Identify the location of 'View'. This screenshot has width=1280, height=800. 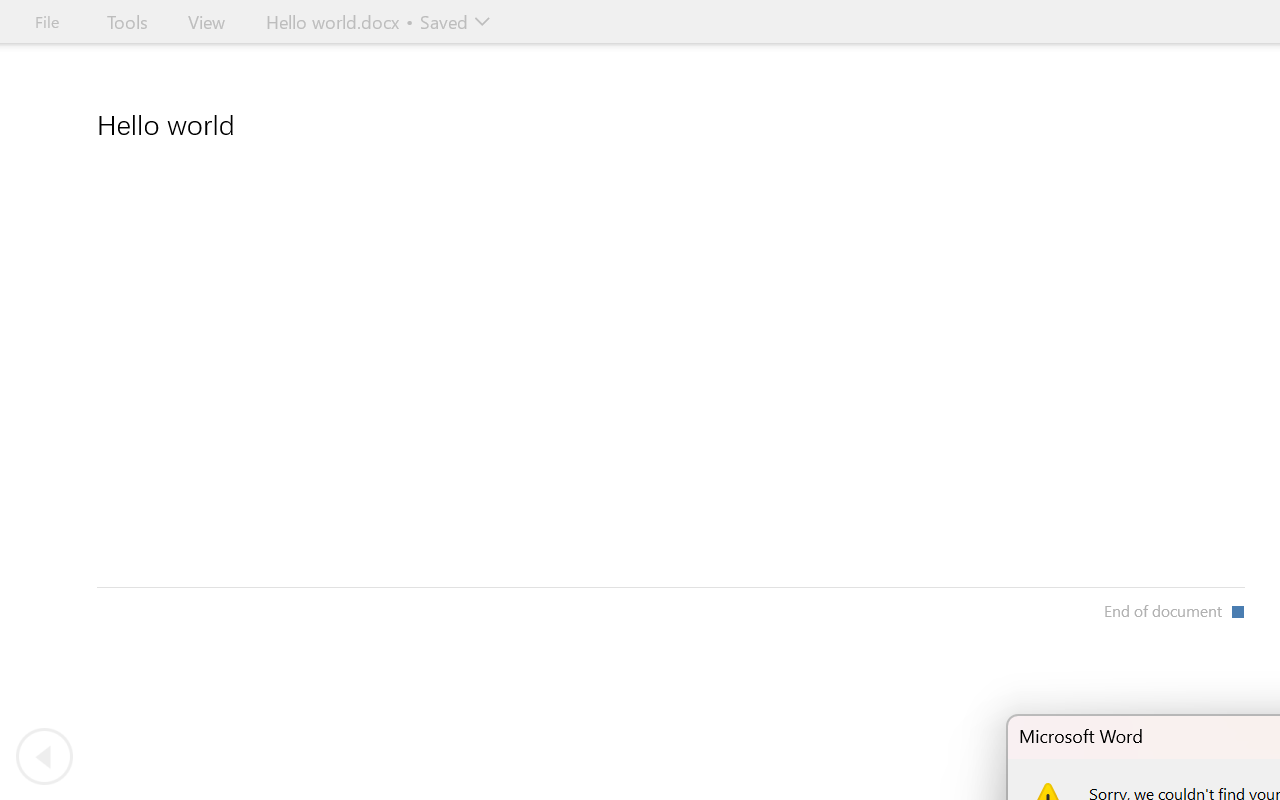
(206, 21).